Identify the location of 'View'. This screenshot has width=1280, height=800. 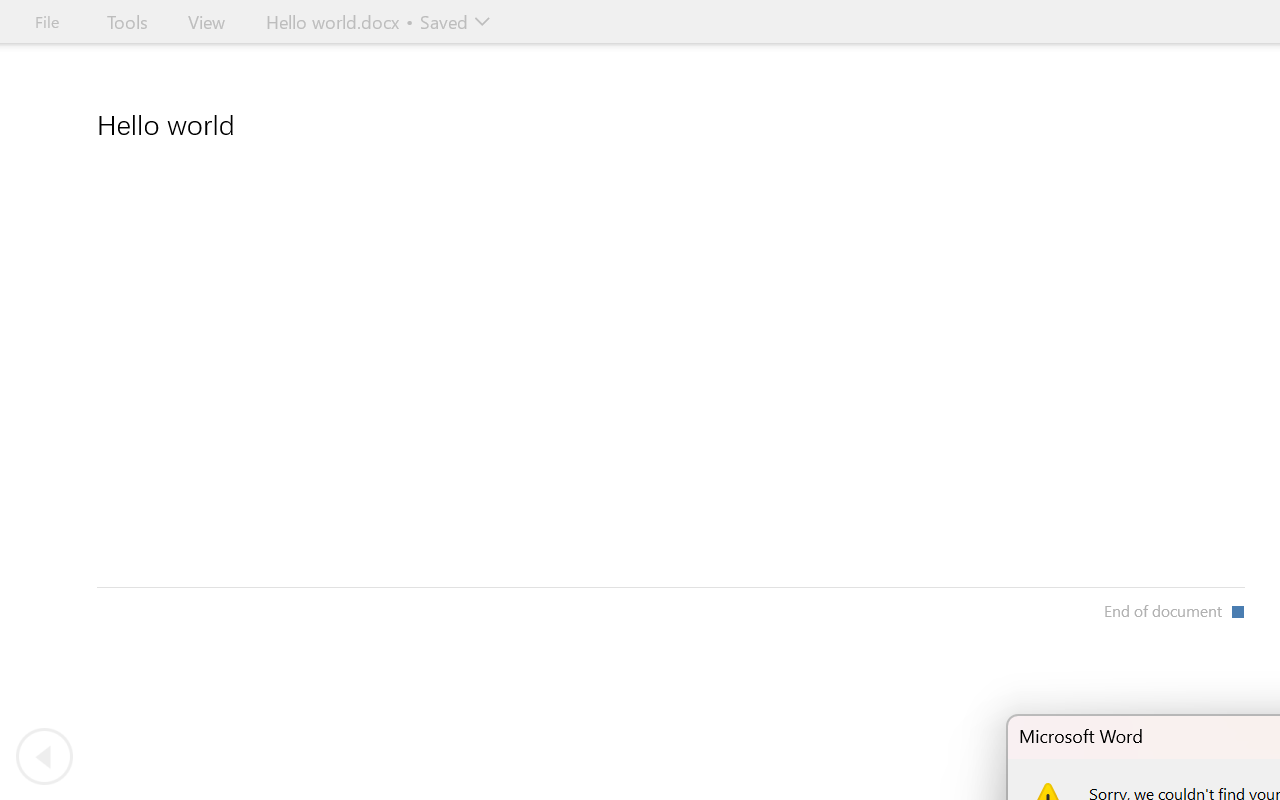
(206, 21).